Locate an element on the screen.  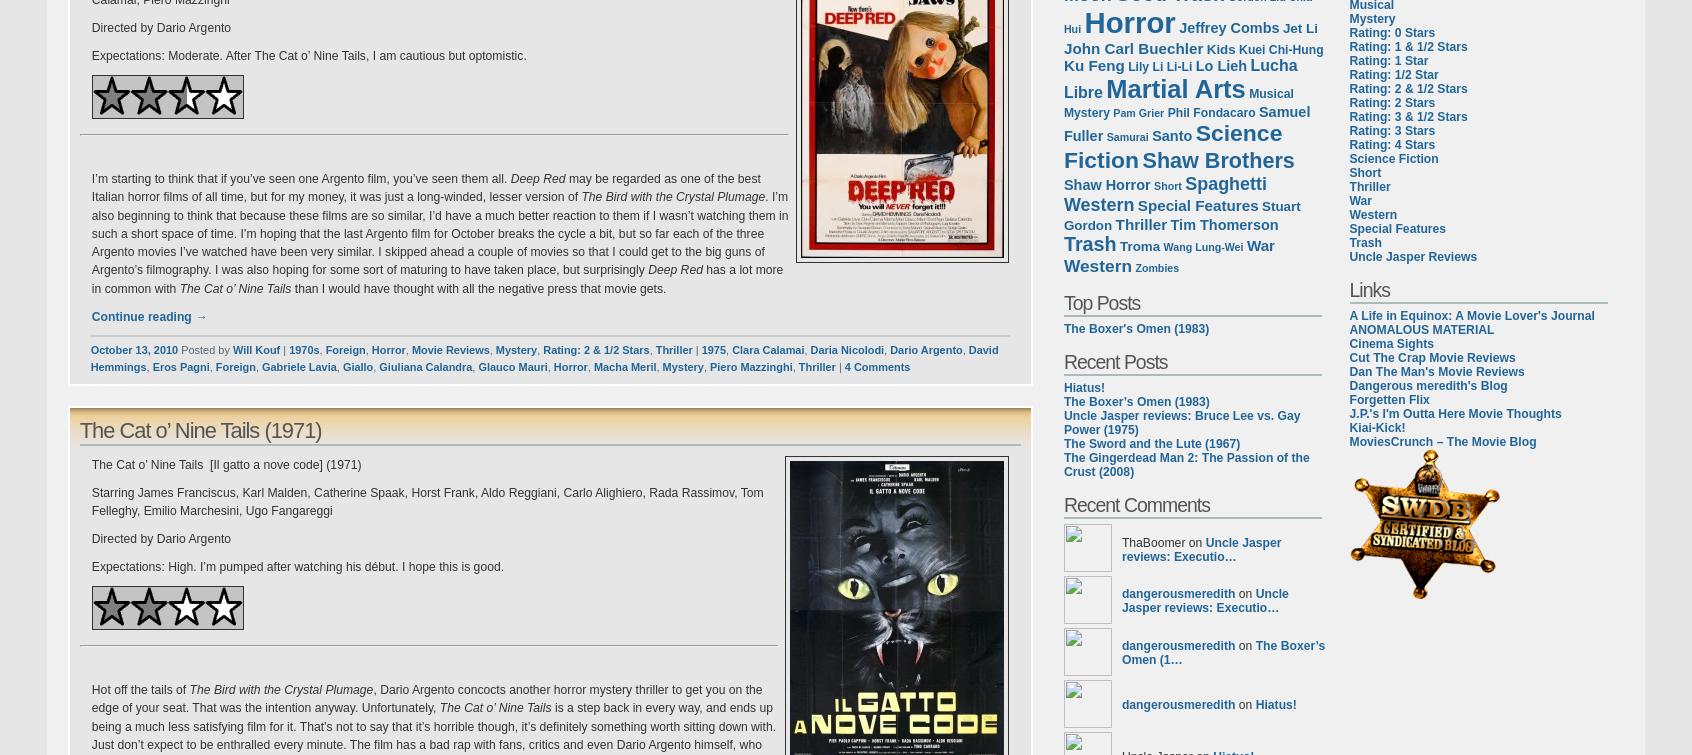
'may be regarded as one of the best Italian horror films of all time, but for my money, it was just a long-winded, lesser version of' is located at coordinates (424, 187).